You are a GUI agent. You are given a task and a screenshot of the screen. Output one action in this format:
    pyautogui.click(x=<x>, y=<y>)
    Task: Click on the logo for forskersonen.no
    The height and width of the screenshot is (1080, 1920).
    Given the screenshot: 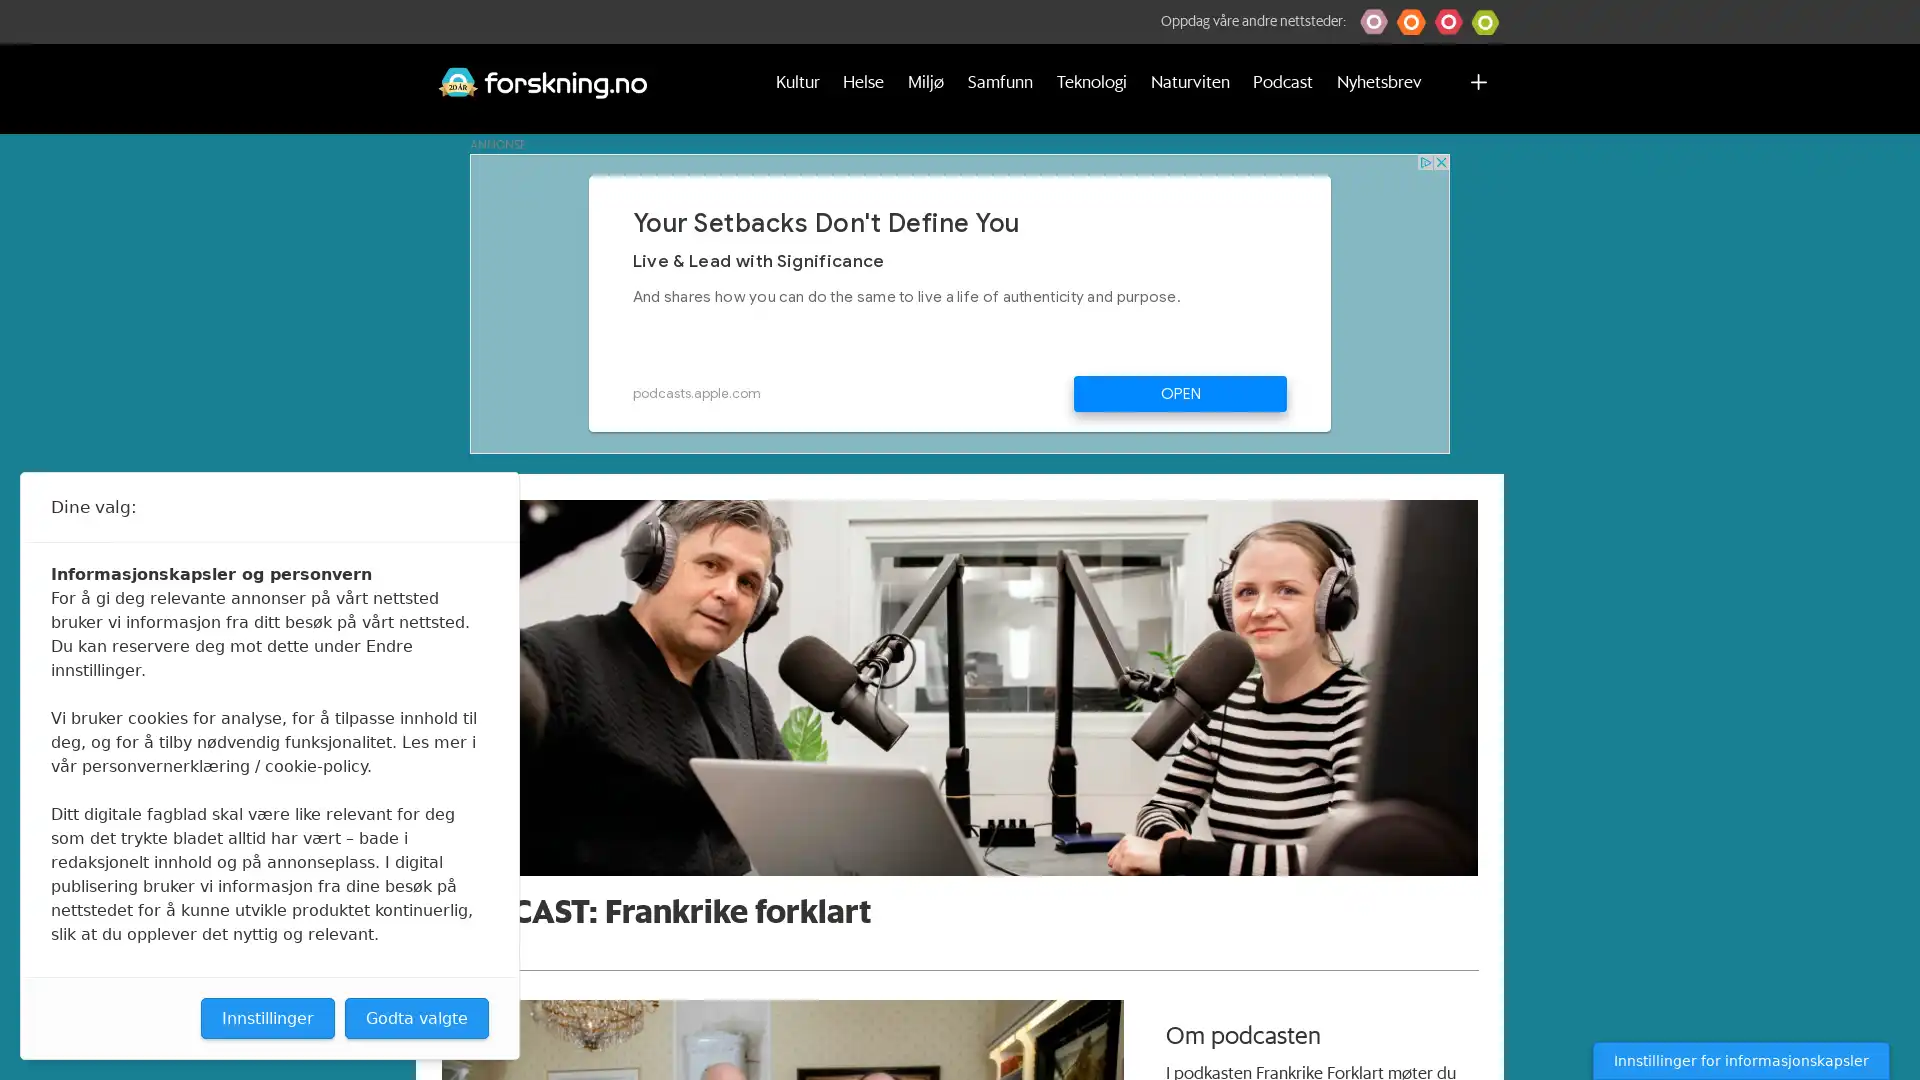 What is the action you would take?
    pyautogui.click(x=1373, y=22)
    